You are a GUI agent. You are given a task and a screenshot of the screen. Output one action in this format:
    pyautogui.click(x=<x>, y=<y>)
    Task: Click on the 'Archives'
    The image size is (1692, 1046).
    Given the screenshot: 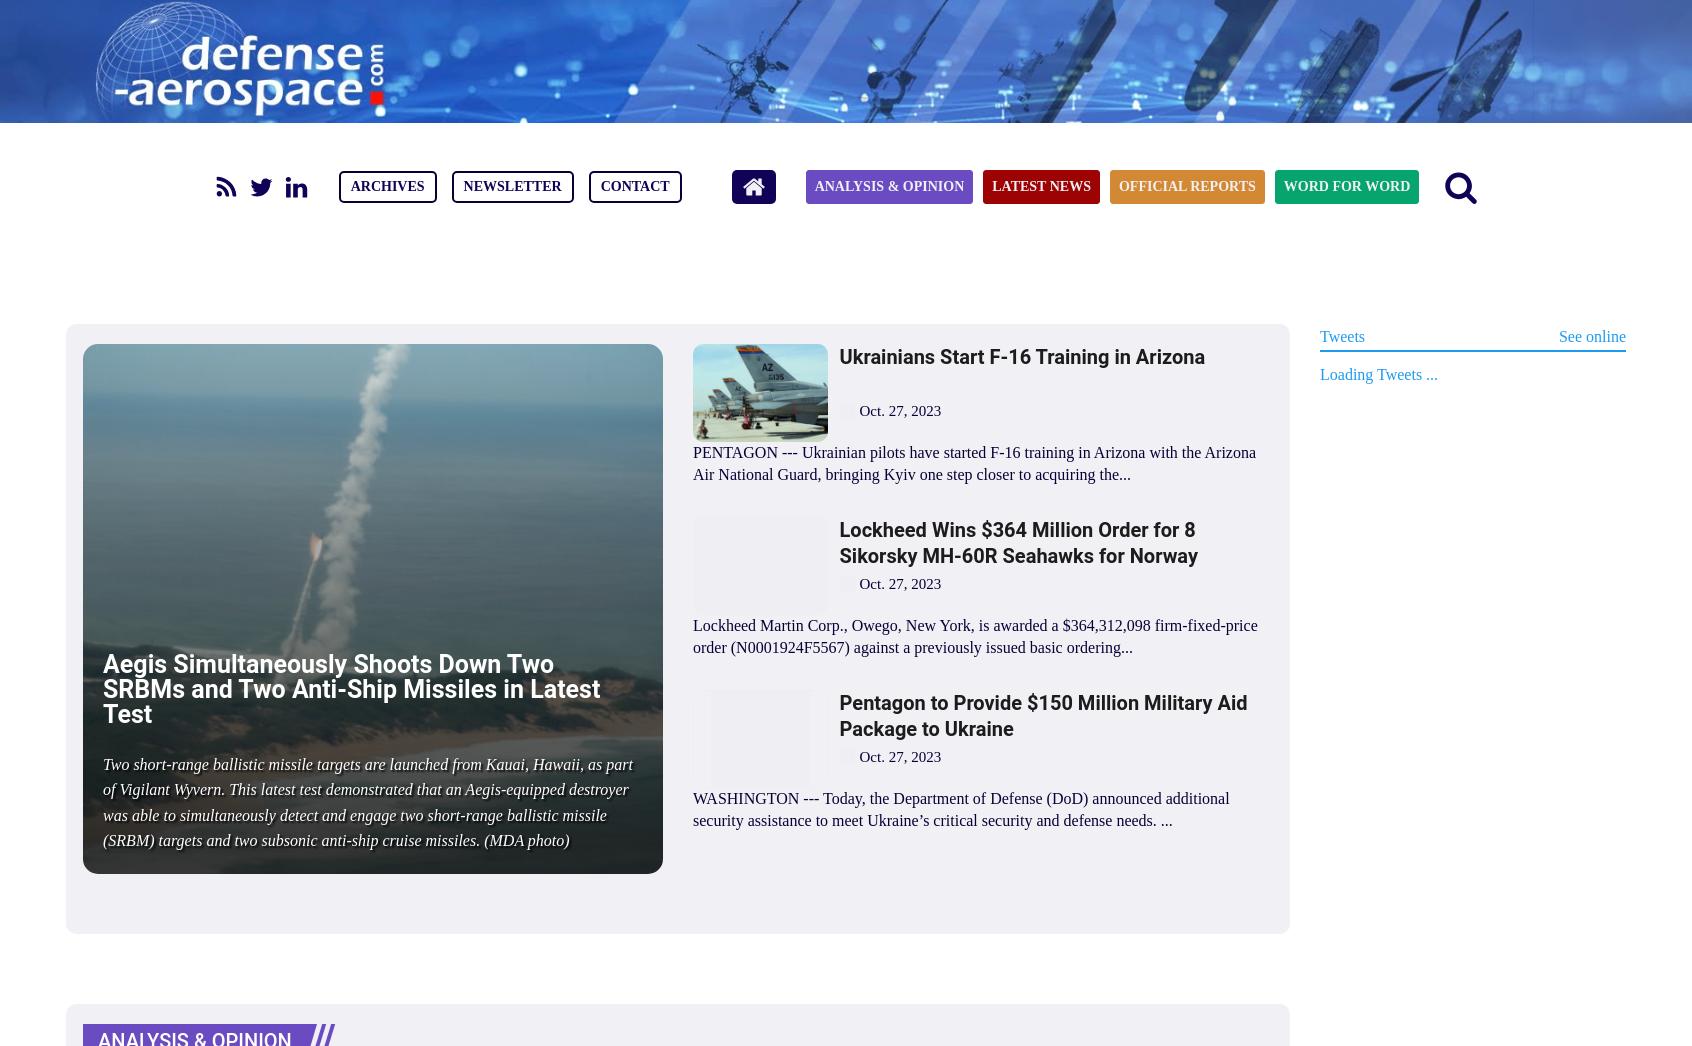 What is the action you would take?
    pyautogui.click(x=386, y=186)
    